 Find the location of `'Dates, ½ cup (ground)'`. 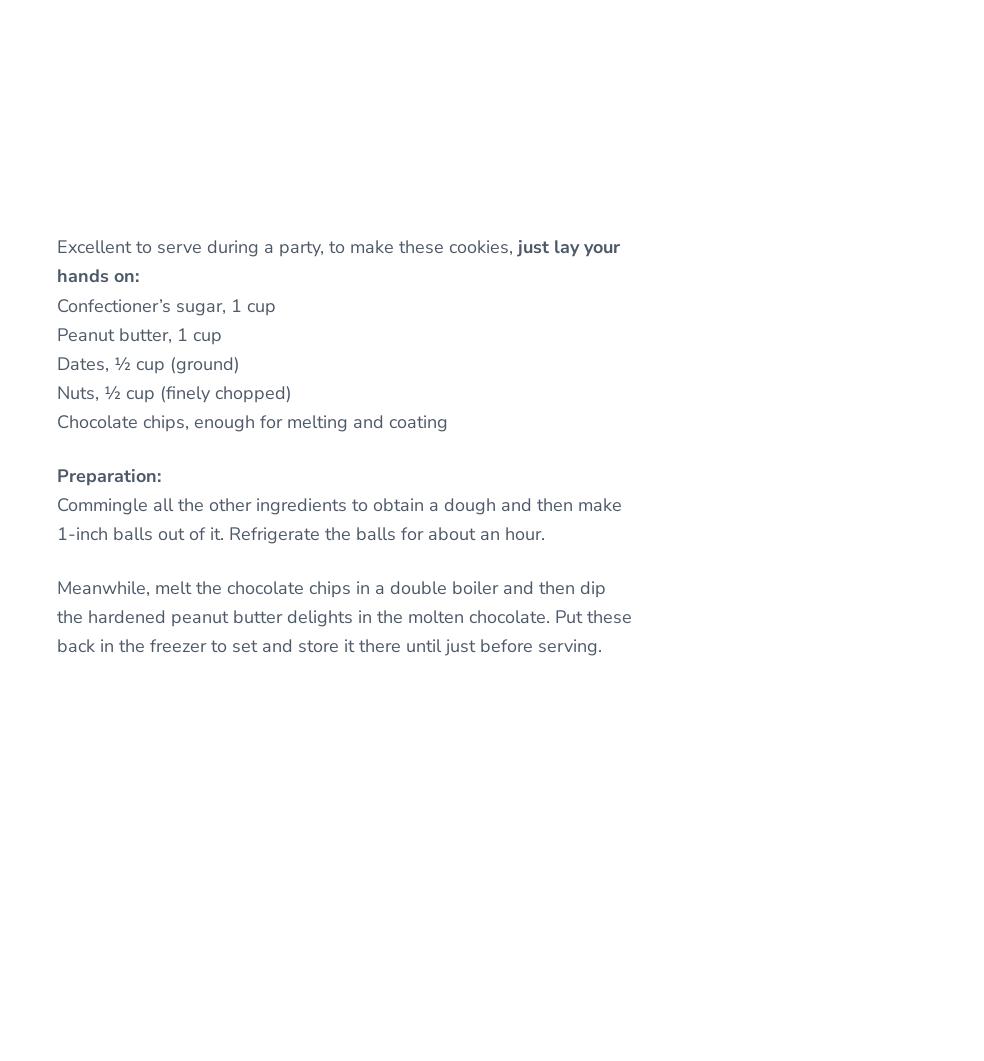

'Dates, ½ cup (ground)' is located at coordinates (148, 362).